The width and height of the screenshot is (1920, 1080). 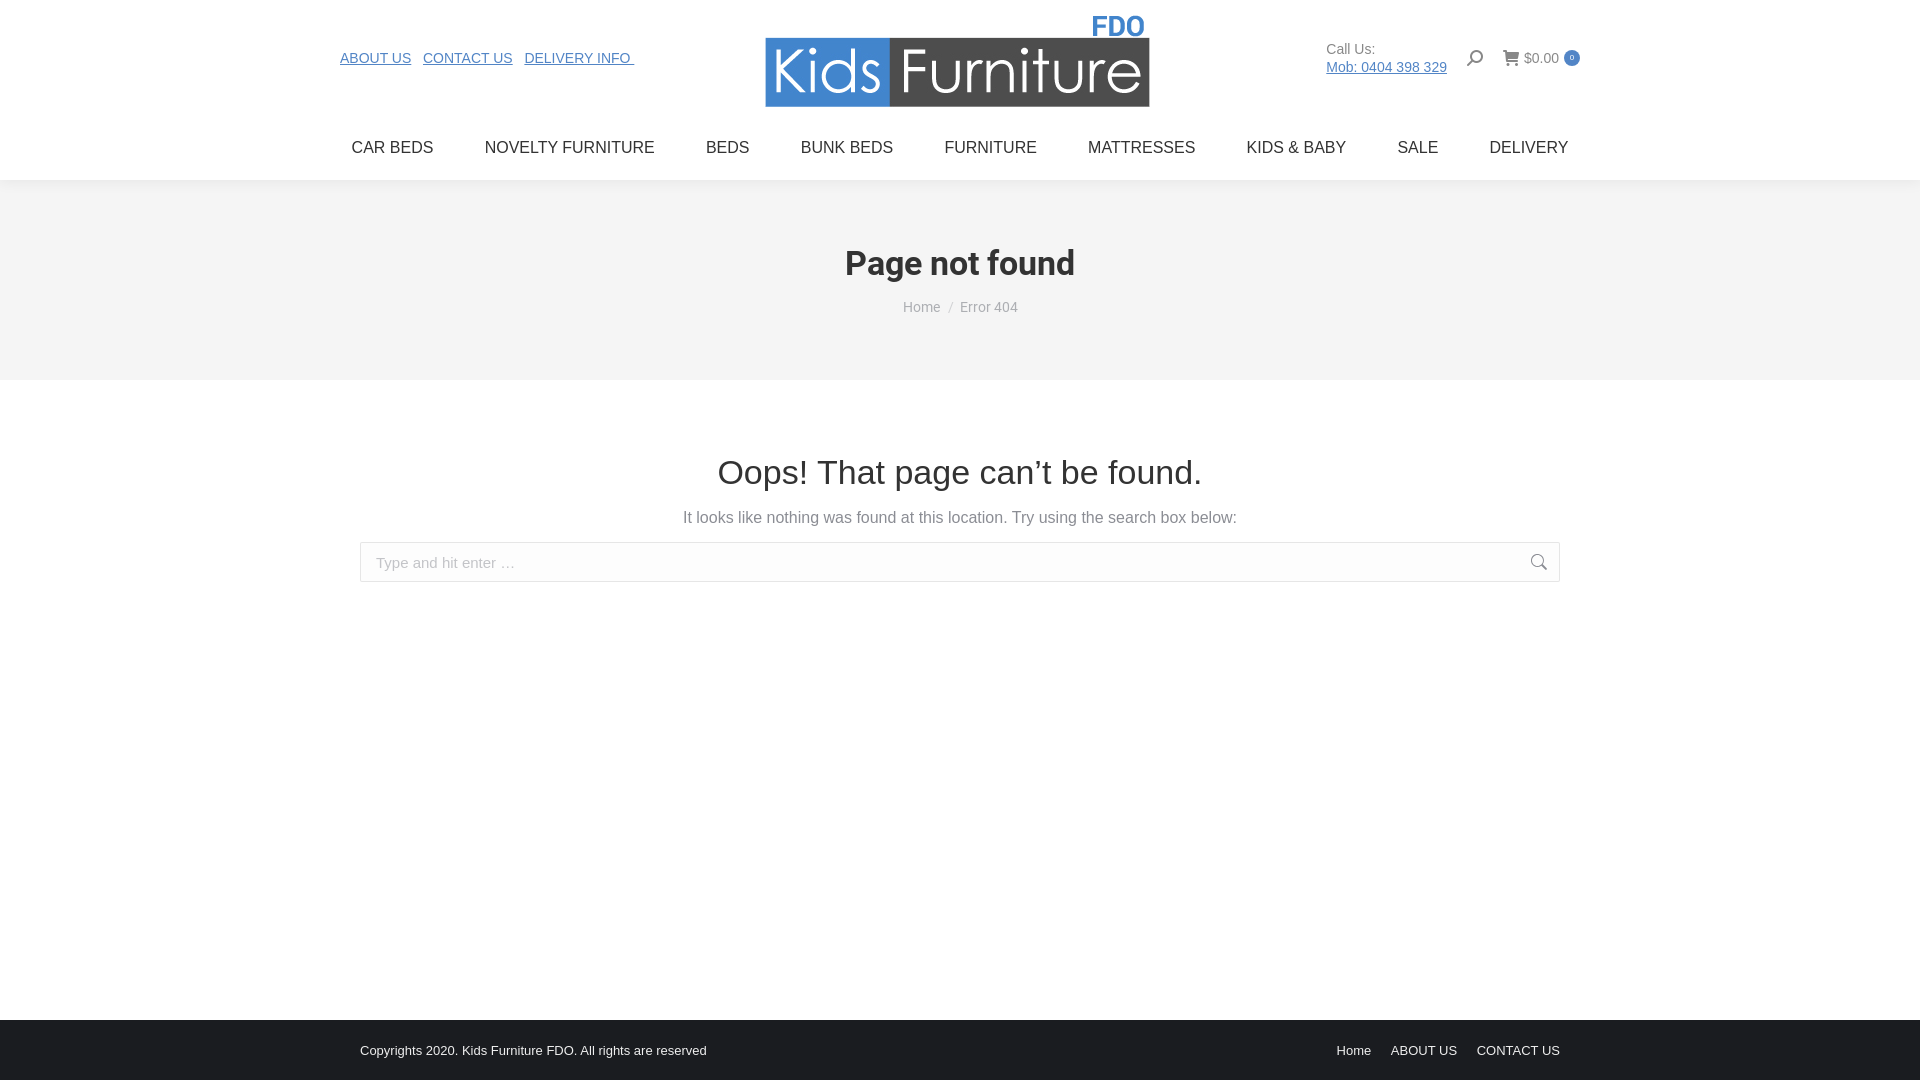 What do you see at coordinates (901, 307) in the screenshot?
I see `'Home'` at bounding box center [901, 307].